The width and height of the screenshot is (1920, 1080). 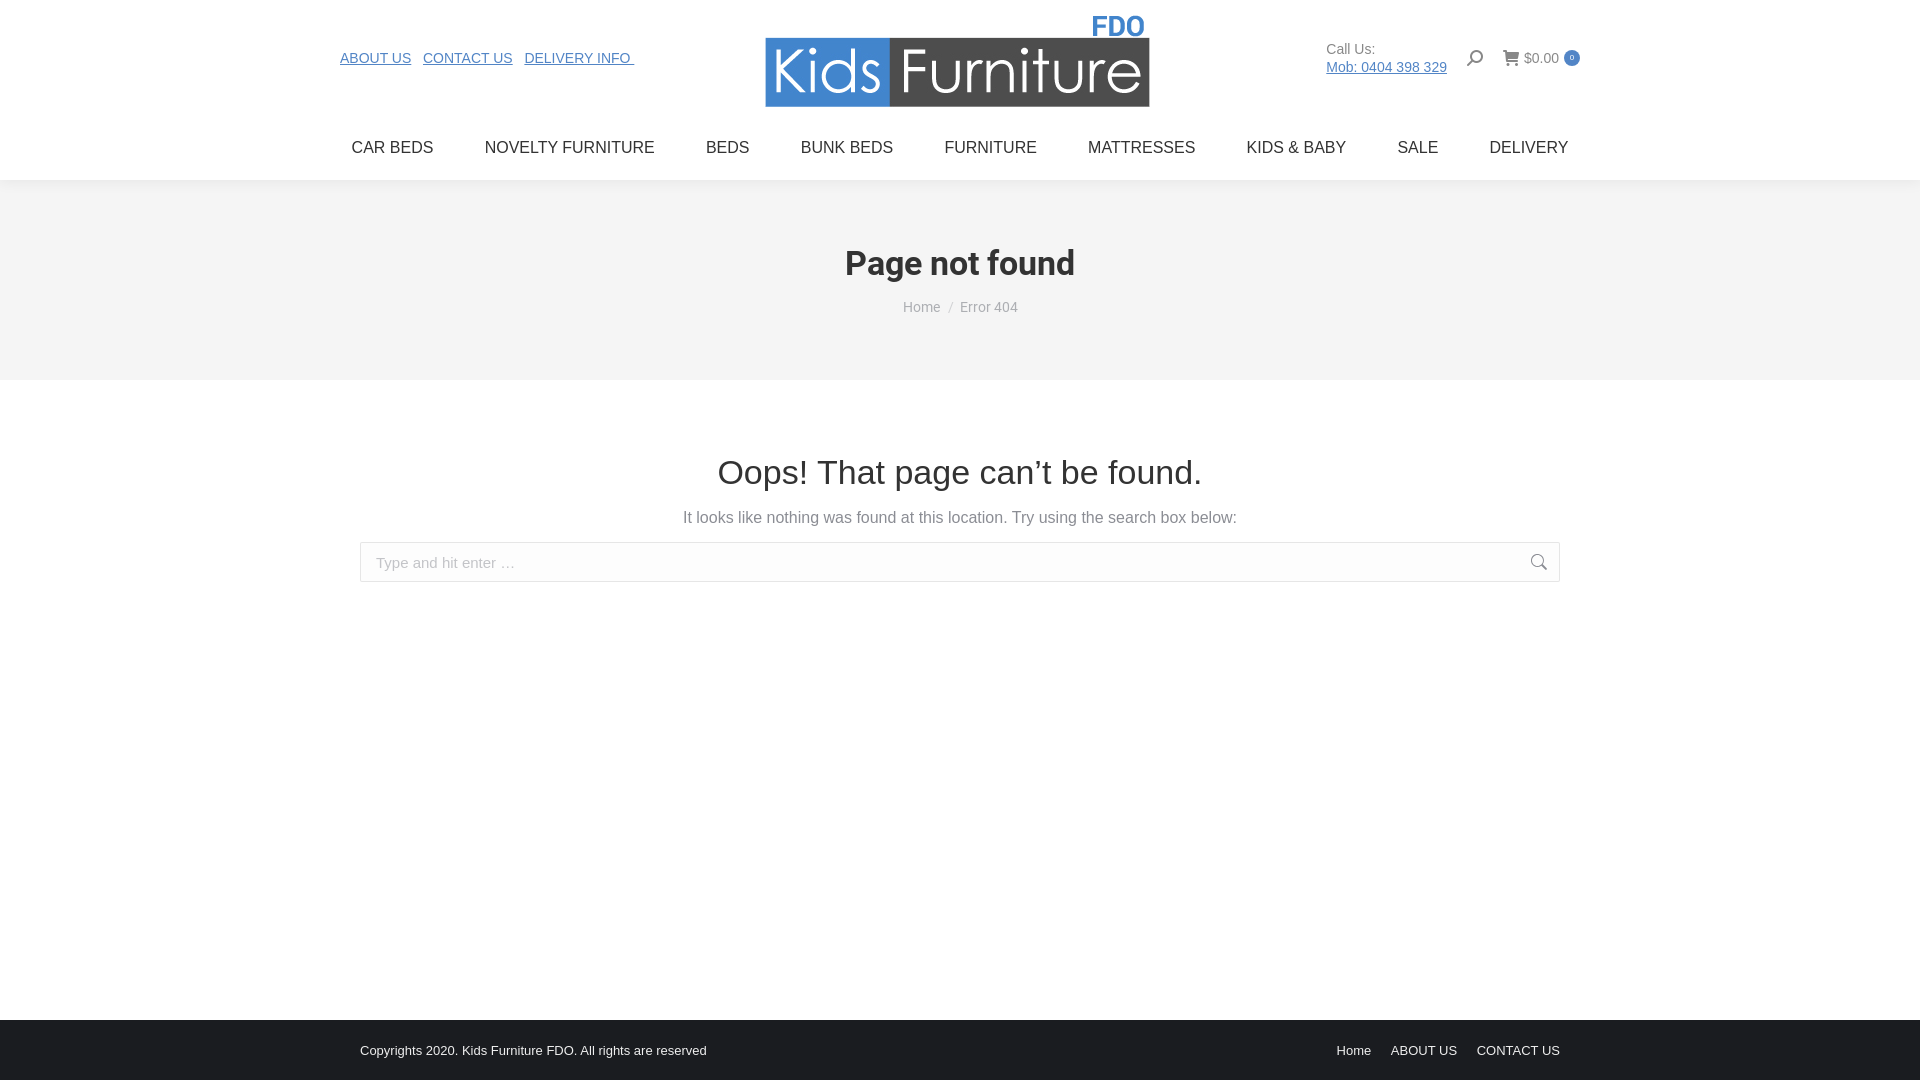 What do you see at coordinates (901, 307) in the screenshot?
I see `'Home'` at bounding box center [901, 307].